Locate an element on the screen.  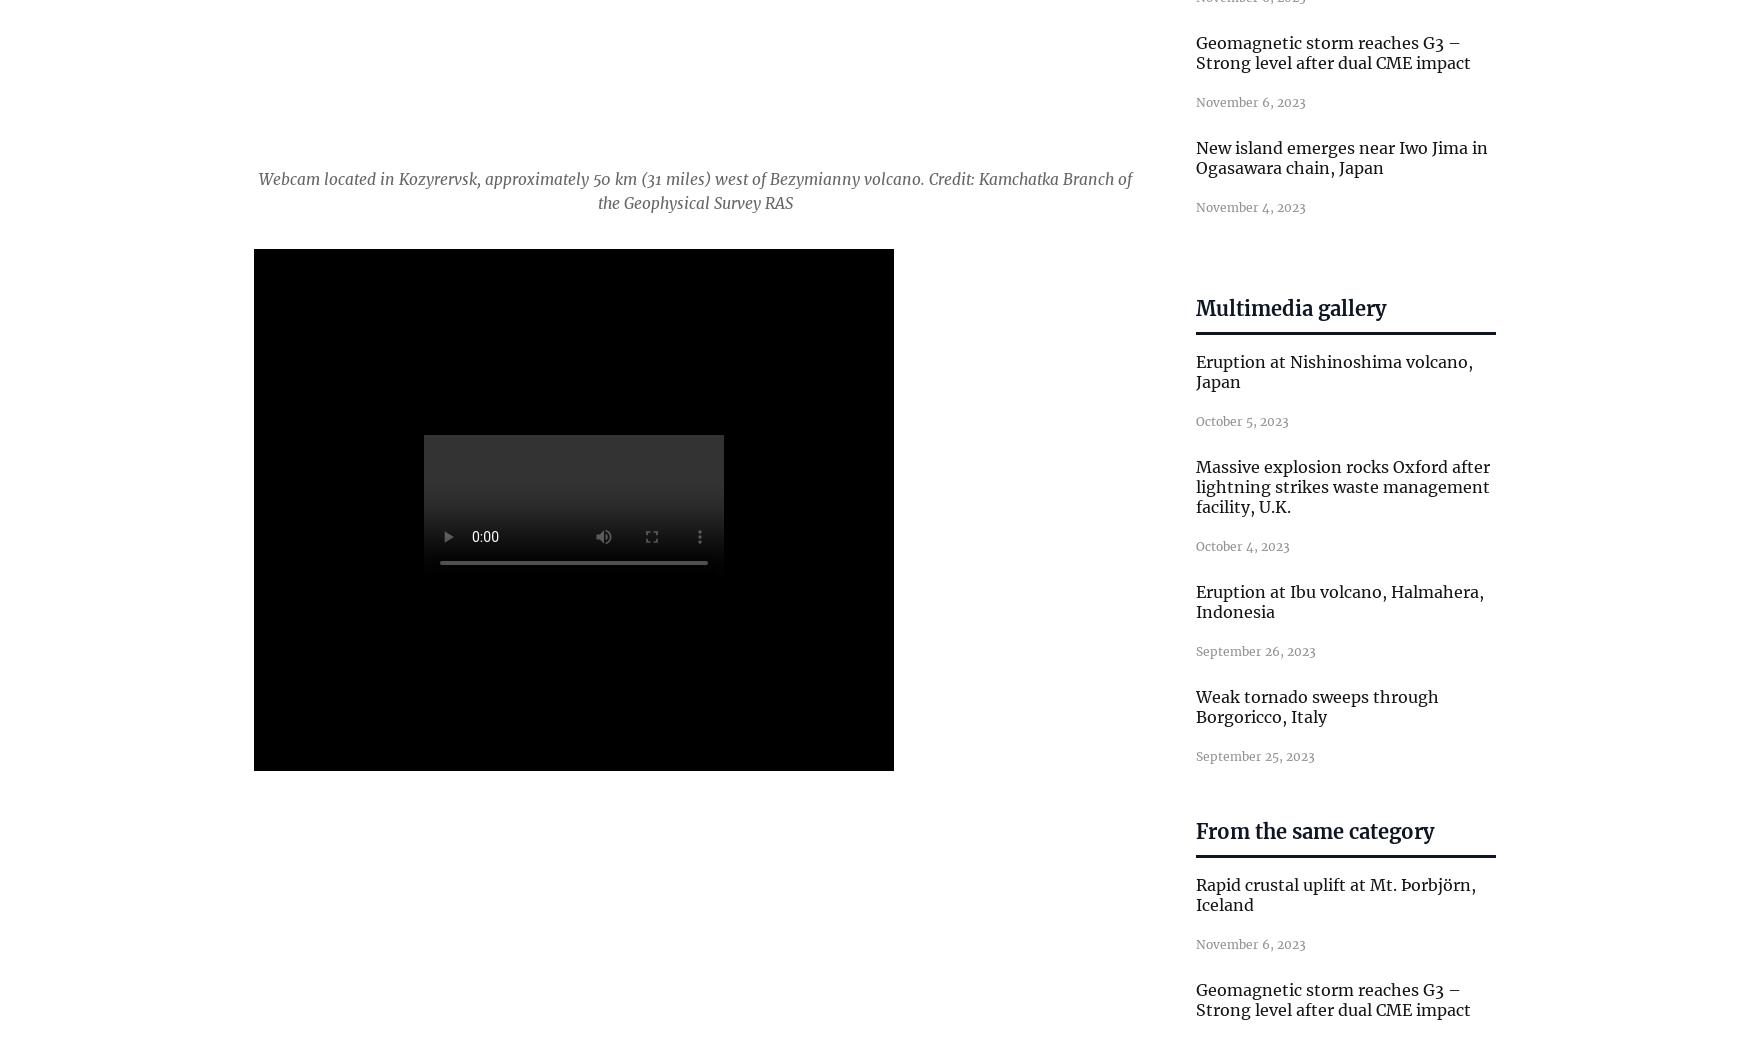
'October 5, 2023' is located at coordinates (1242, 420).